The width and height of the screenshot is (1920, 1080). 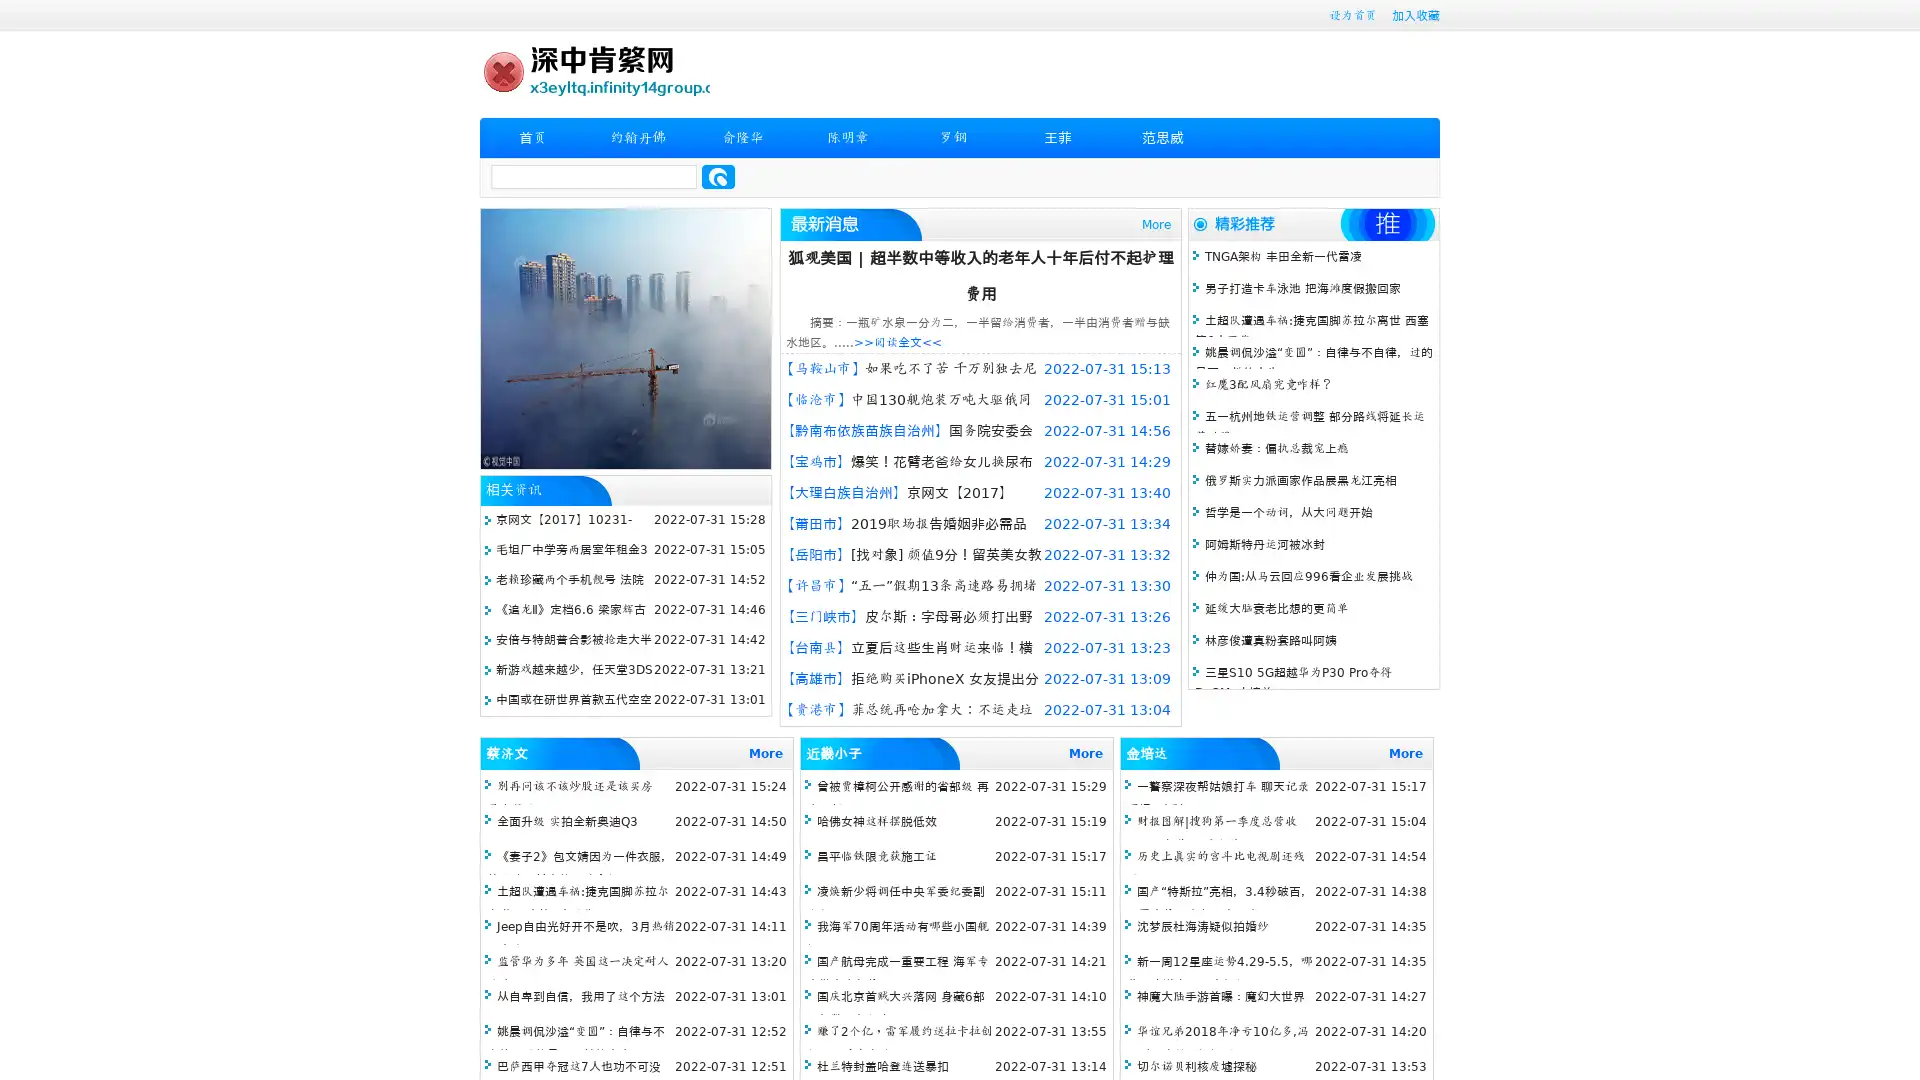 I want to click on Search, so click(x=718, y=176).